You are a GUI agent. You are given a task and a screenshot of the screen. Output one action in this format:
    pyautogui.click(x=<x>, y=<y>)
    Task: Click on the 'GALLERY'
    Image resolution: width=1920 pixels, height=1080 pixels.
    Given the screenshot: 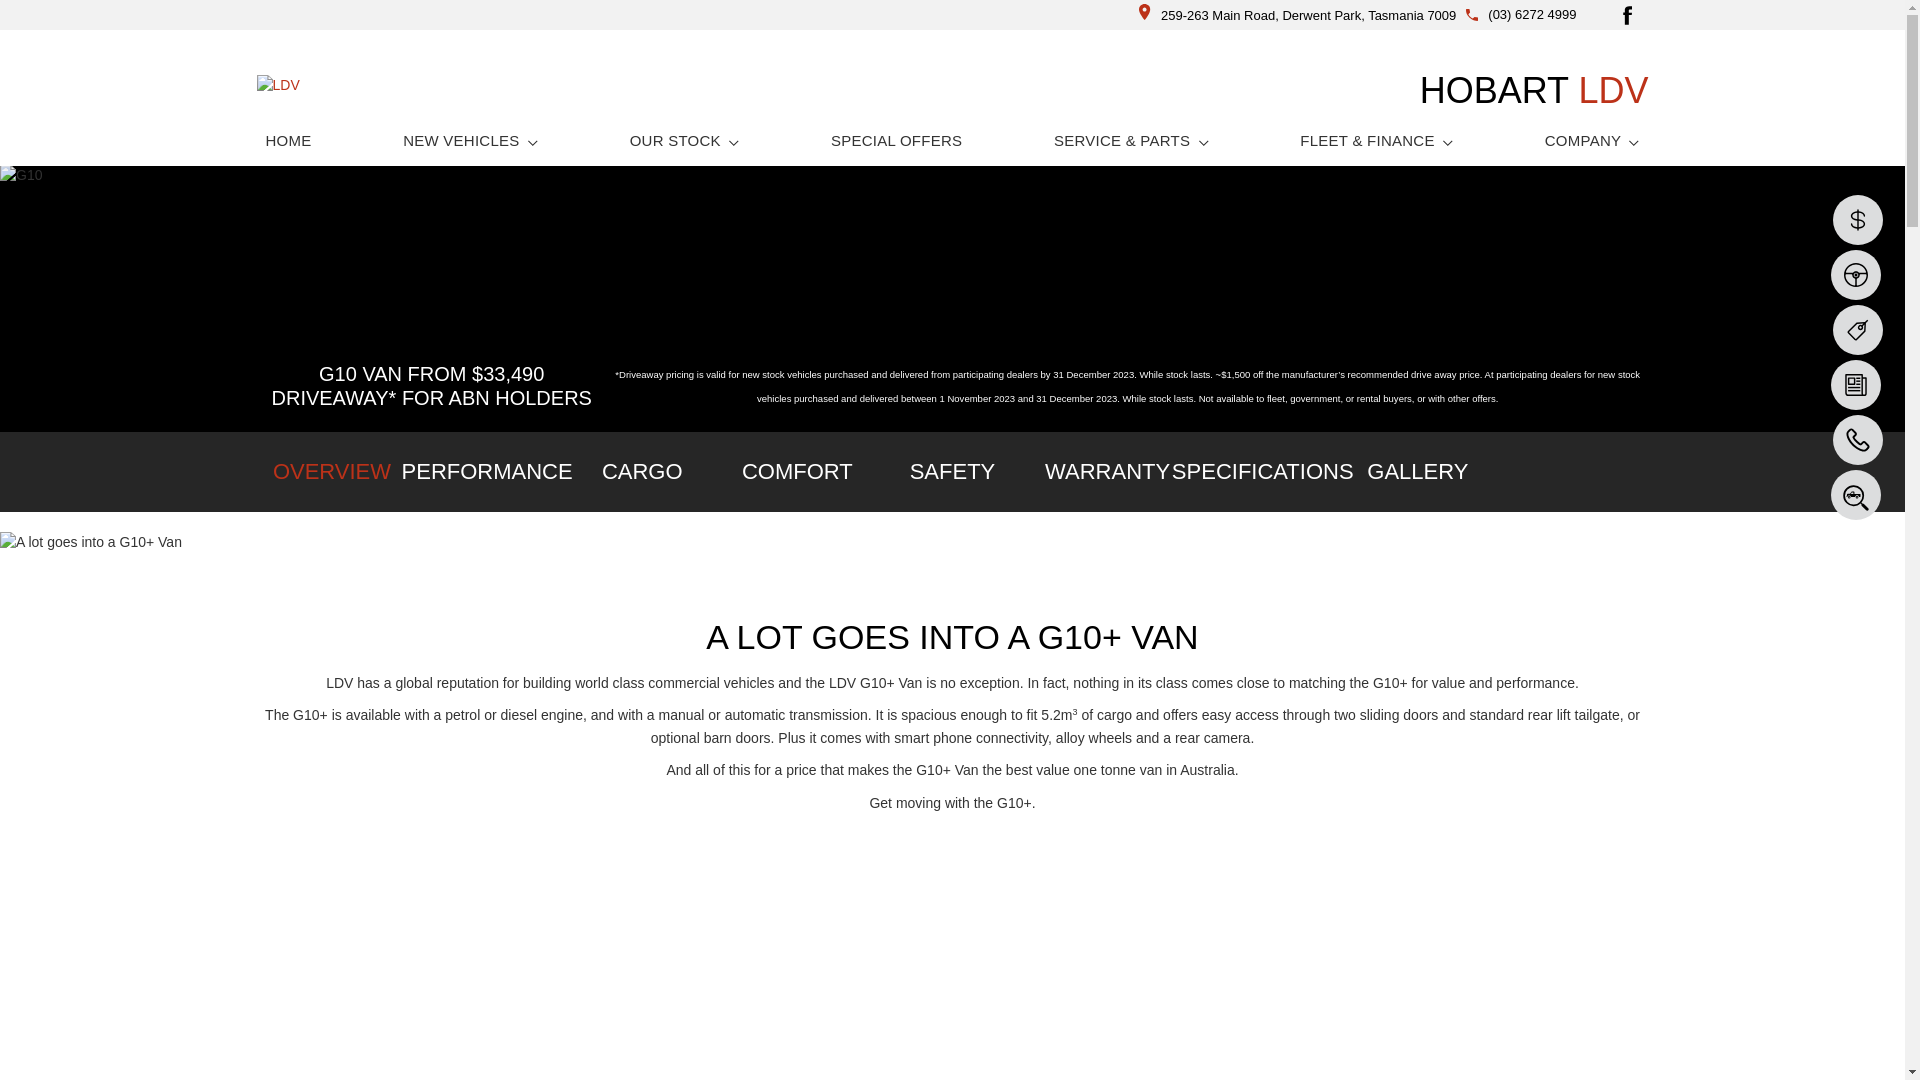 What is the action you would take?
    pyautogui.click(x=1416, y=471)
    